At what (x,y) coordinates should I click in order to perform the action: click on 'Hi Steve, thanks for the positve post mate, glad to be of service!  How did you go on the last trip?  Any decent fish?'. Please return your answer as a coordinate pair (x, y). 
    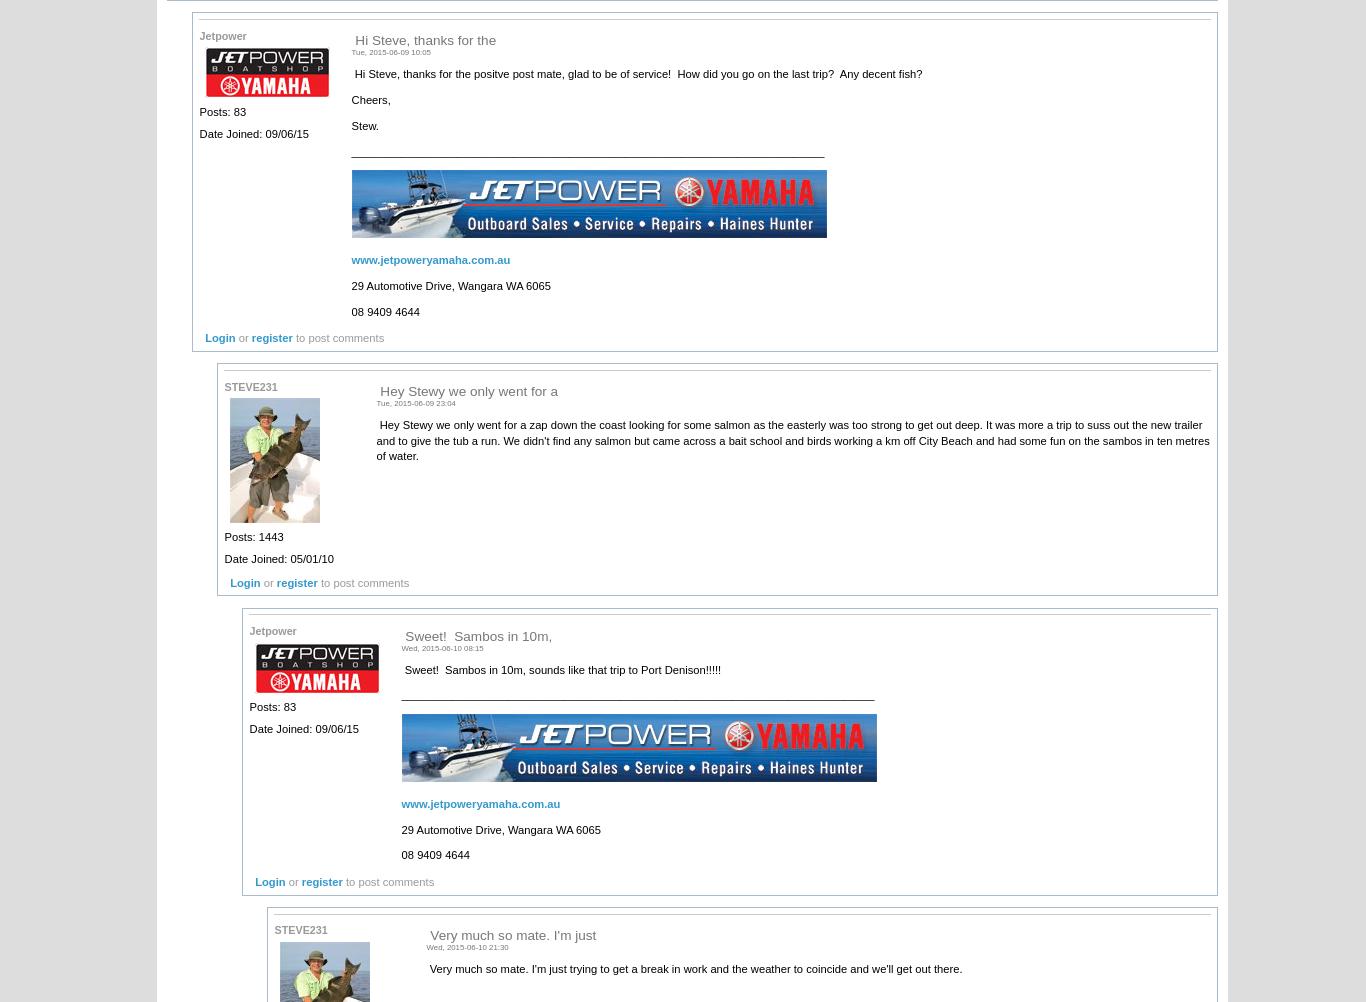
    Looking at the image, I should click on (638, 74).